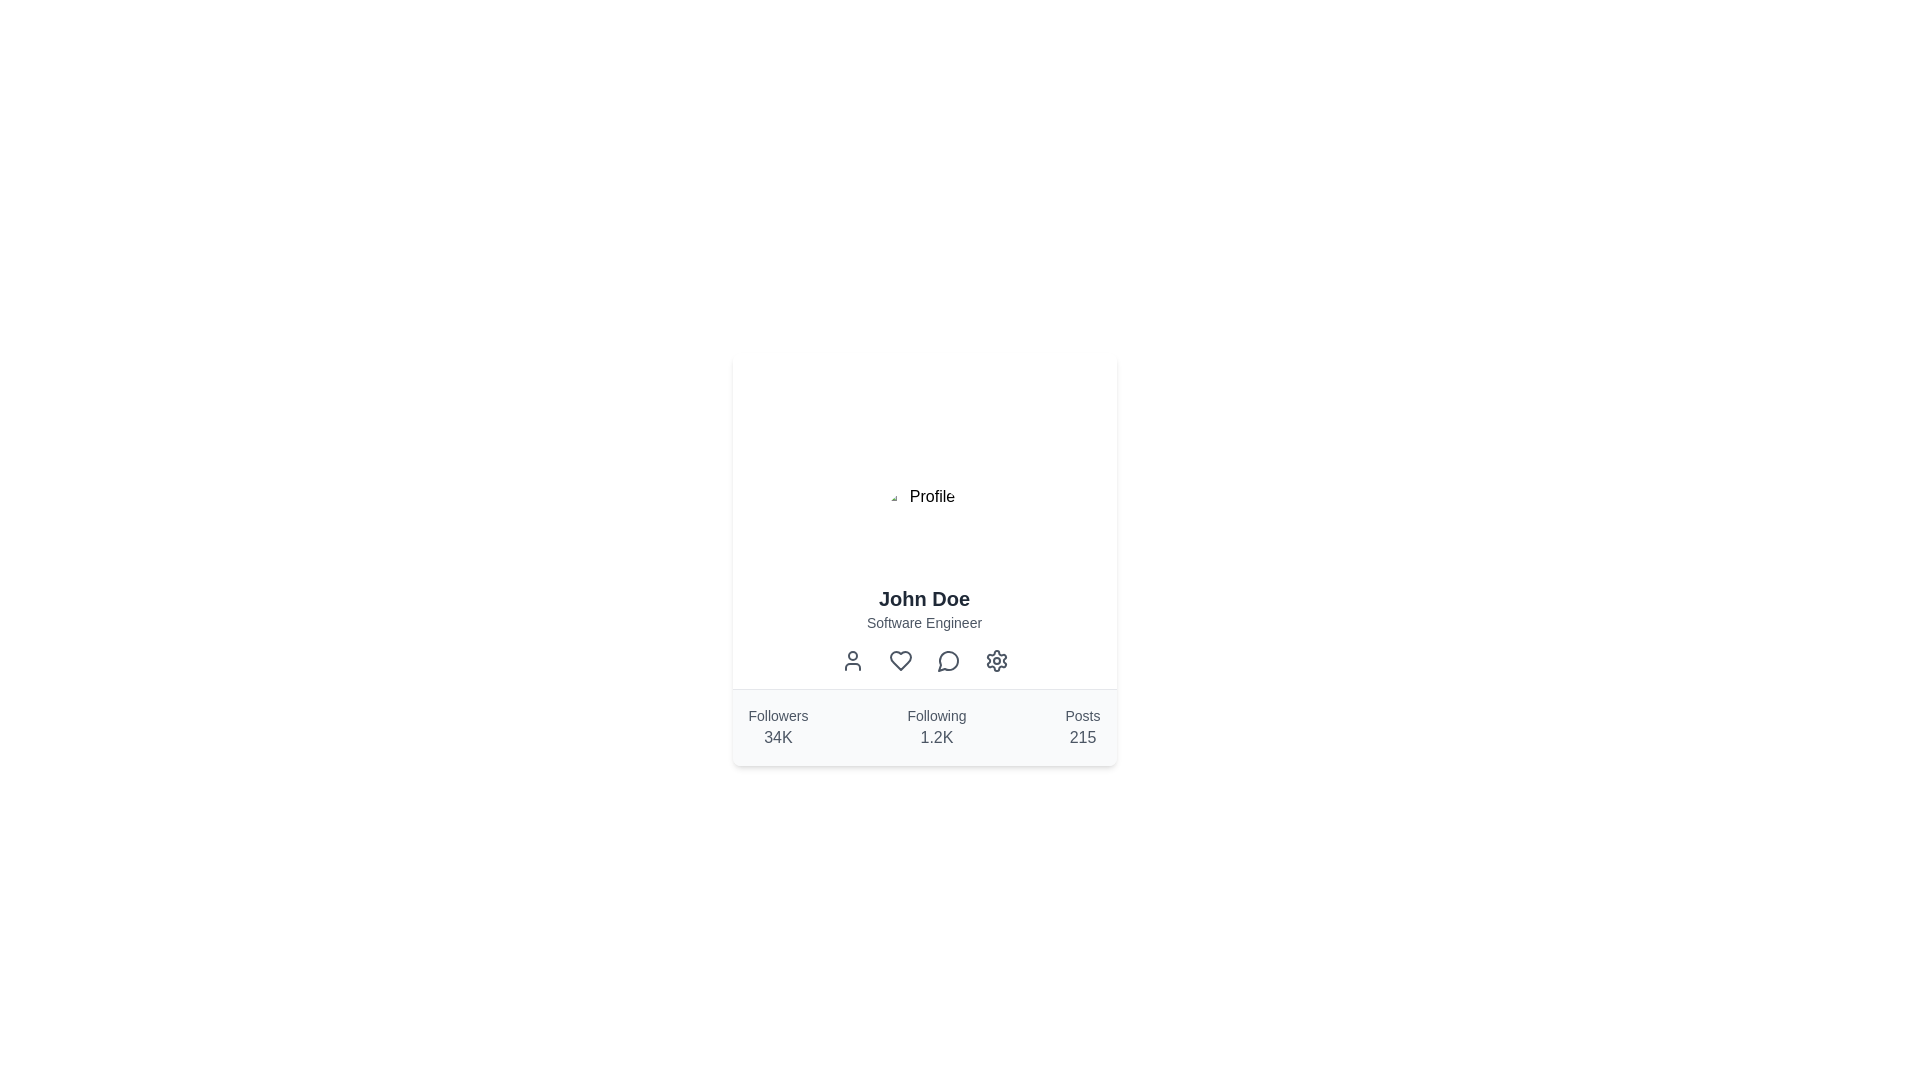 This screenshot has width=1920, height=1080. Describe the element at coordinates (1082, 715) in the screenshot. I see `text label that says 'Posts', which is positioned at the top of the 'Posts215' group` at that location.